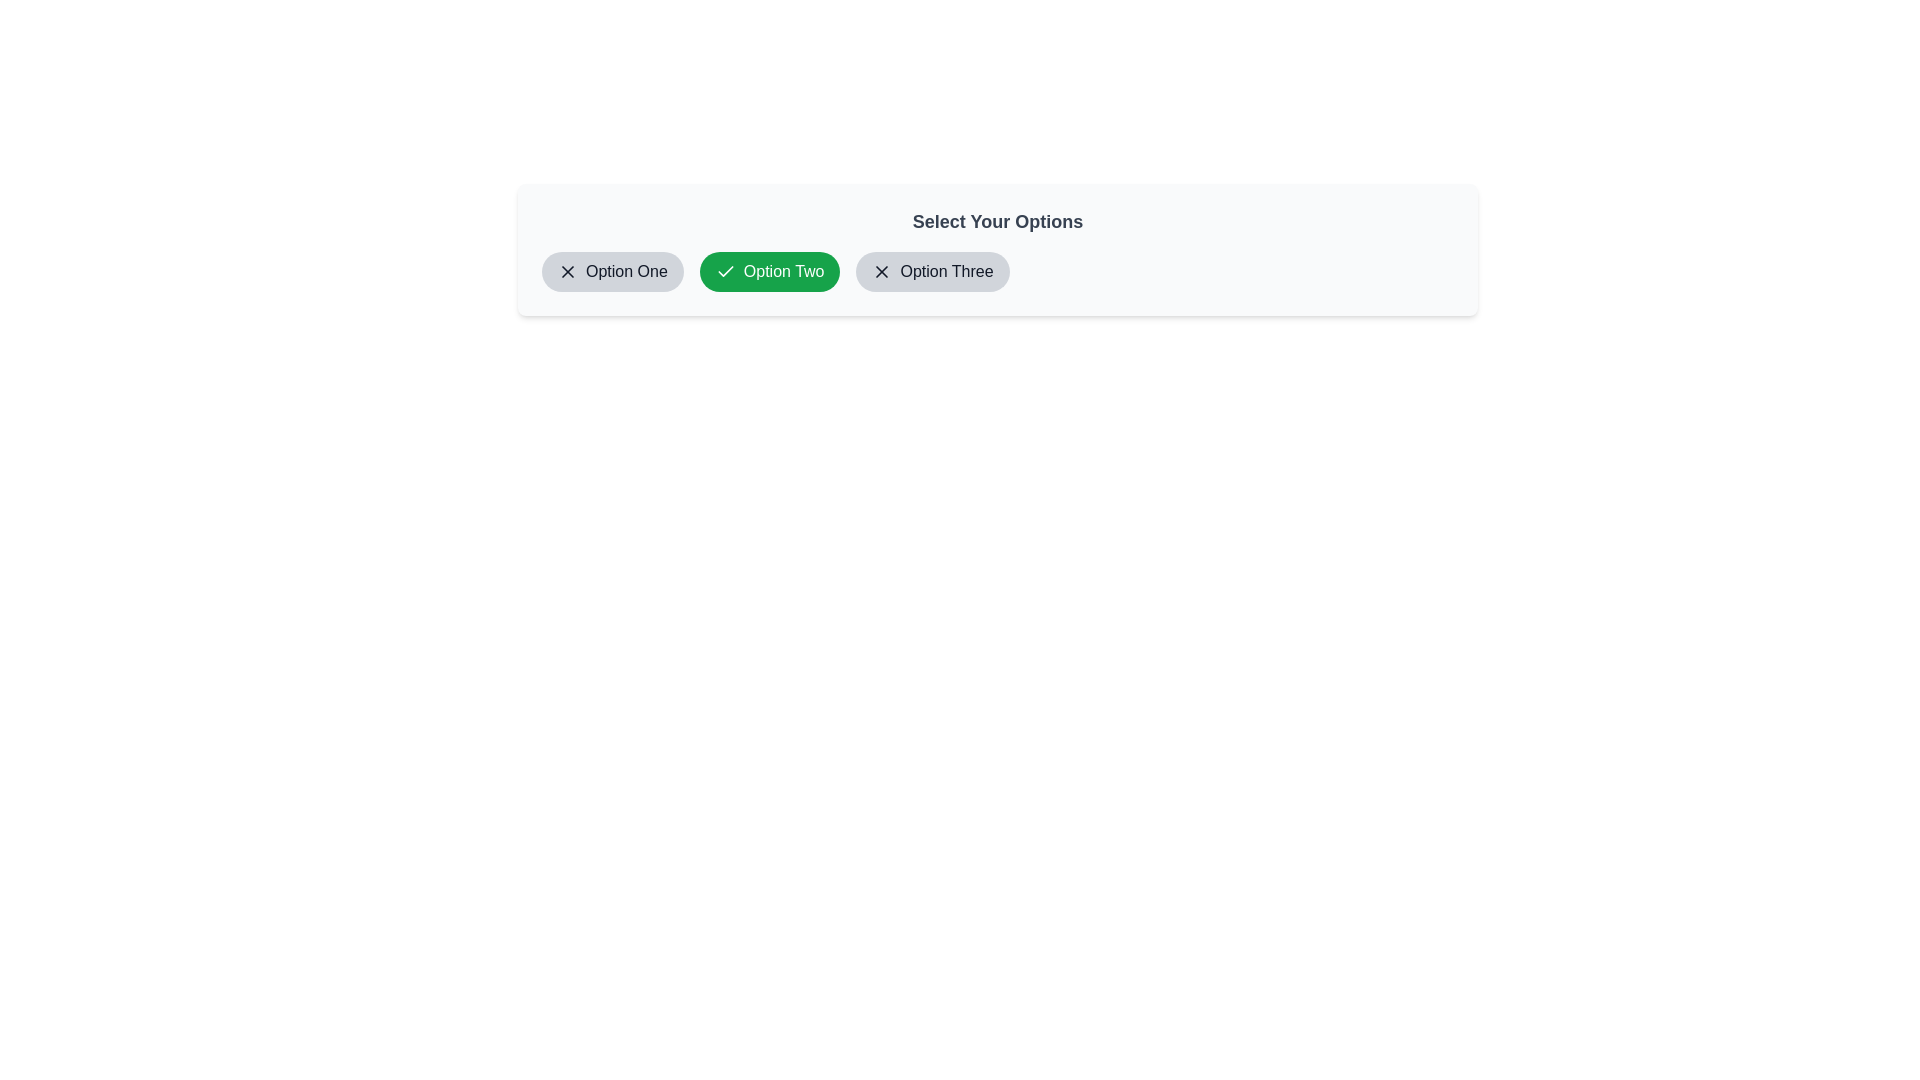  What do you see at coordinates (768, 272) in the screenshot?
I see `the option Option Two by clicking its corresponding button` at bounding box center [768, 272].